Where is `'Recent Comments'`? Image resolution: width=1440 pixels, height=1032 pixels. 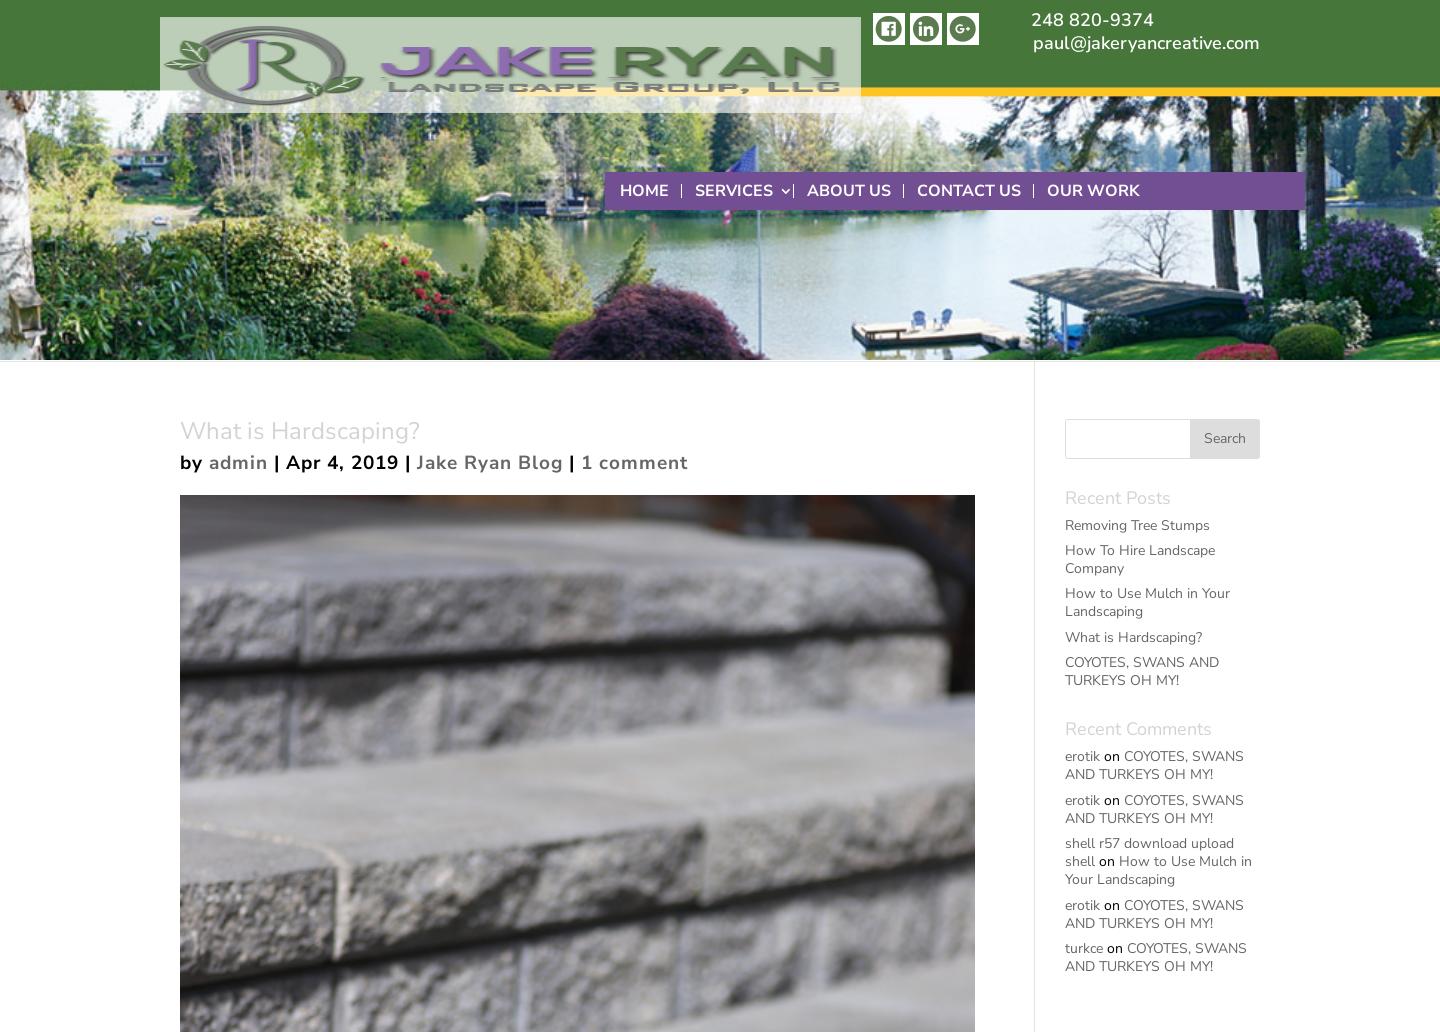
'Recent Comments' is located at coordinates (1136, 728).